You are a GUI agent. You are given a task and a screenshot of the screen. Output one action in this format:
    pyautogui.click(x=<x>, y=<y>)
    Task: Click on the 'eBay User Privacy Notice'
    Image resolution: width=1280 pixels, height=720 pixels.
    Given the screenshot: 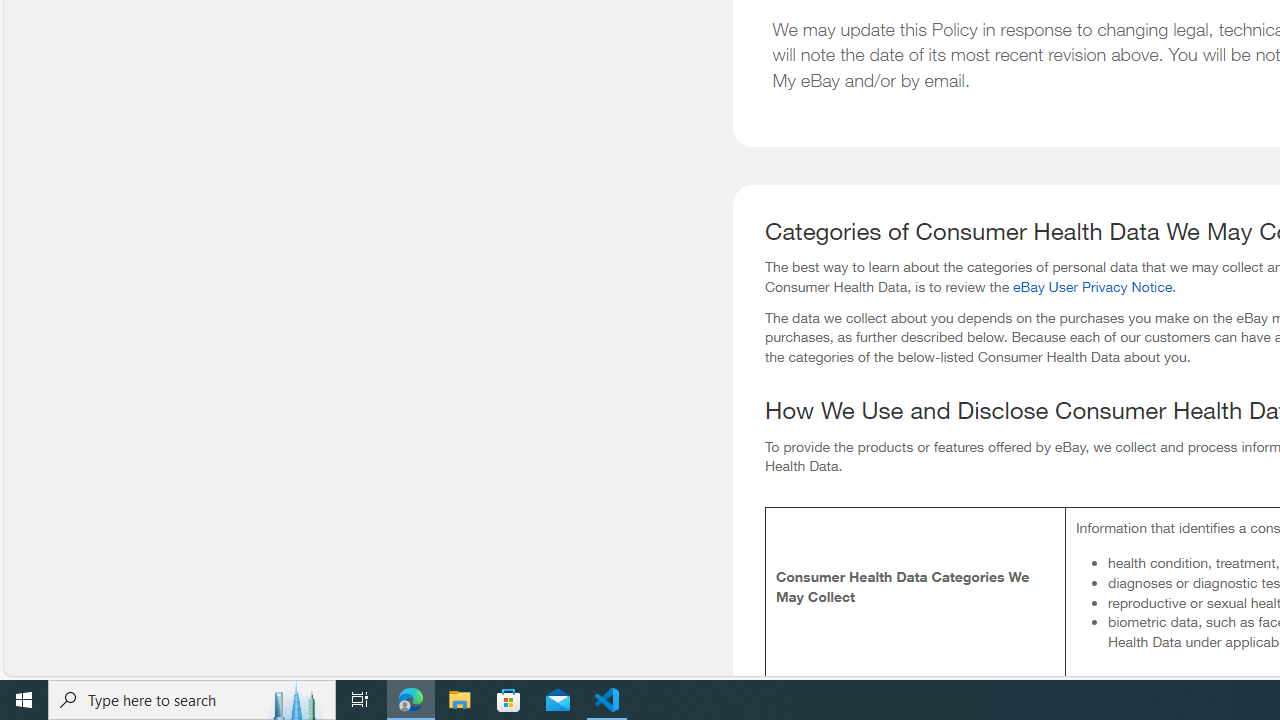 What is the action you would take?
    pyautogui.click(x=1091, y=286)
    